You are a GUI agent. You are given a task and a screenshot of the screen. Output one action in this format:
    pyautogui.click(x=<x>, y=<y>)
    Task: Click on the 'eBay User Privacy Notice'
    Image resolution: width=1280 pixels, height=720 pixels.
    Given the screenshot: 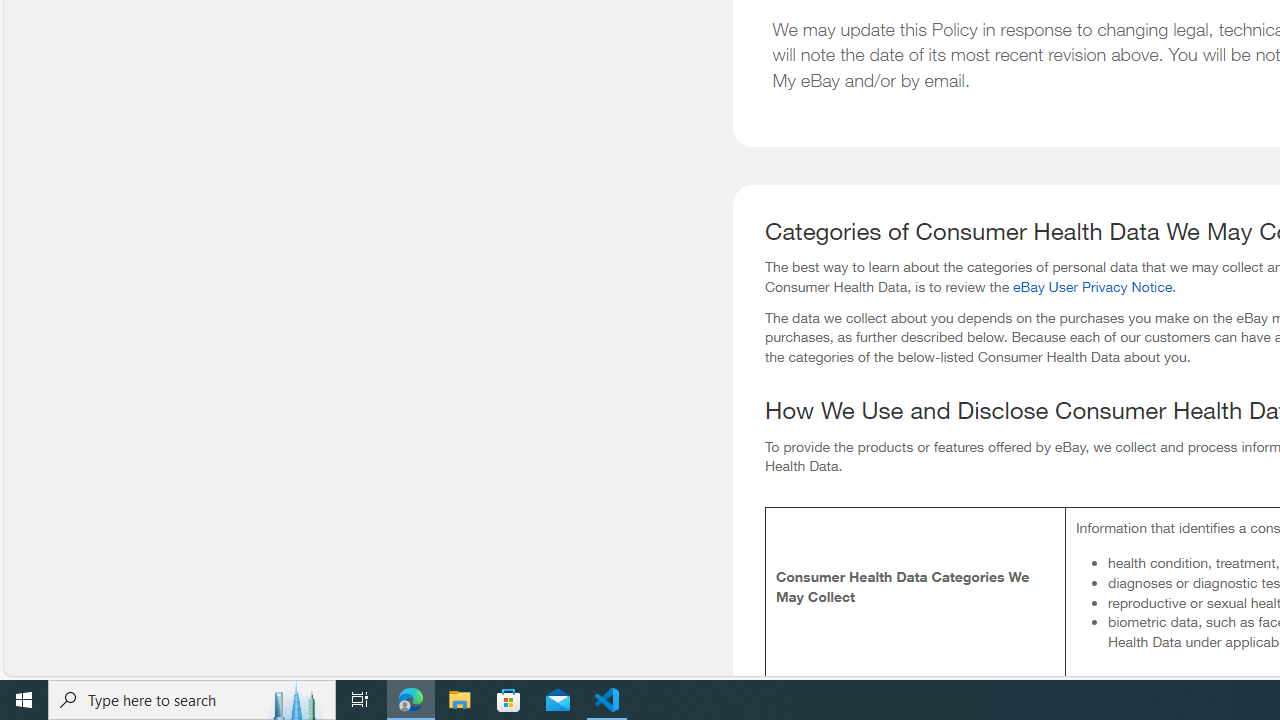 What is the action you would take?
    pyautogui.click(x=1091, y=286)
    